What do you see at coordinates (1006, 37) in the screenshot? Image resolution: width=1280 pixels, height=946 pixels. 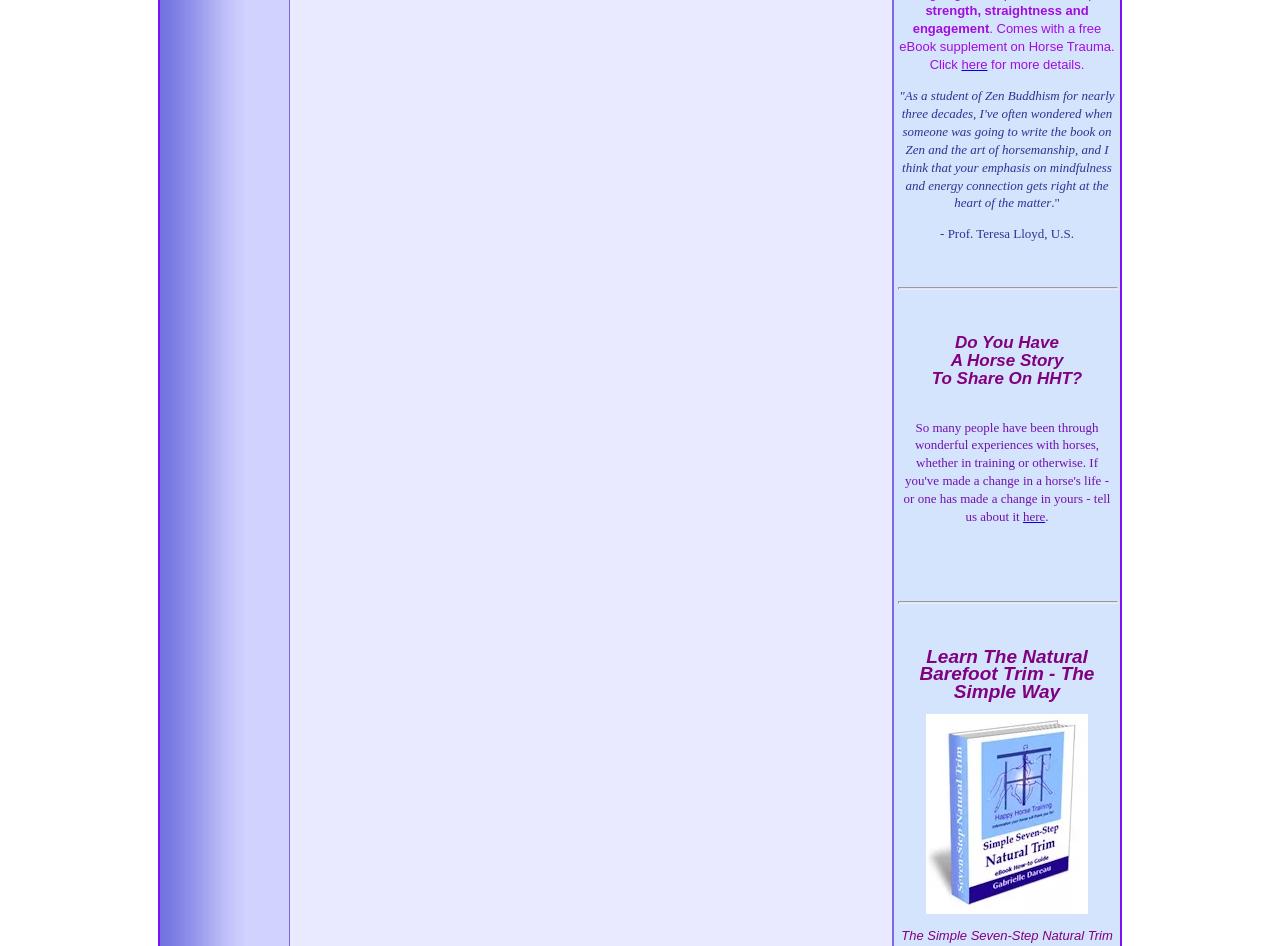 I see `'. Comes with a free eBook supplement on Horse Trauma.'` at bounding box center [1006, 37].